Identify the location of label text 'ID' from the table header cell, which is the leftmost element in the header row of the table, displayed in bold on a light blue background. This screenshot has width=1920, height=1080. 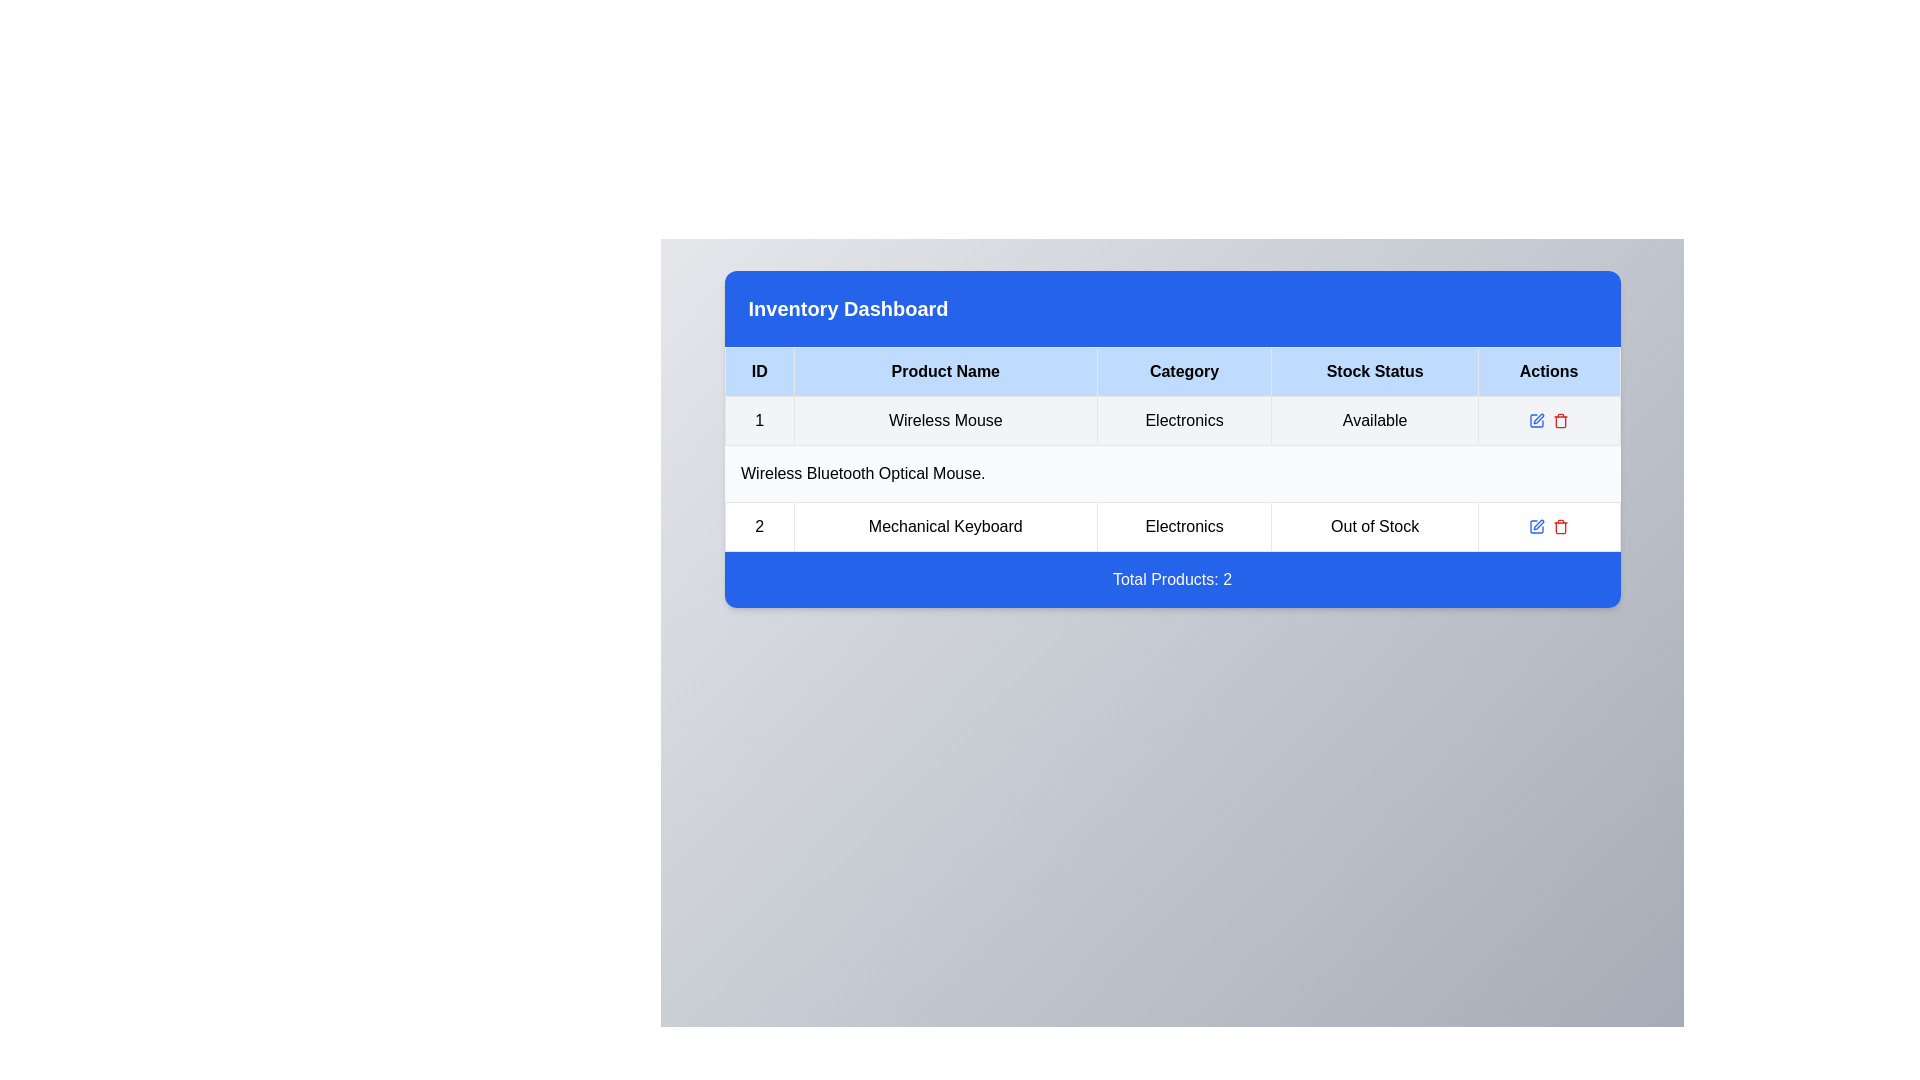
(758, 371).